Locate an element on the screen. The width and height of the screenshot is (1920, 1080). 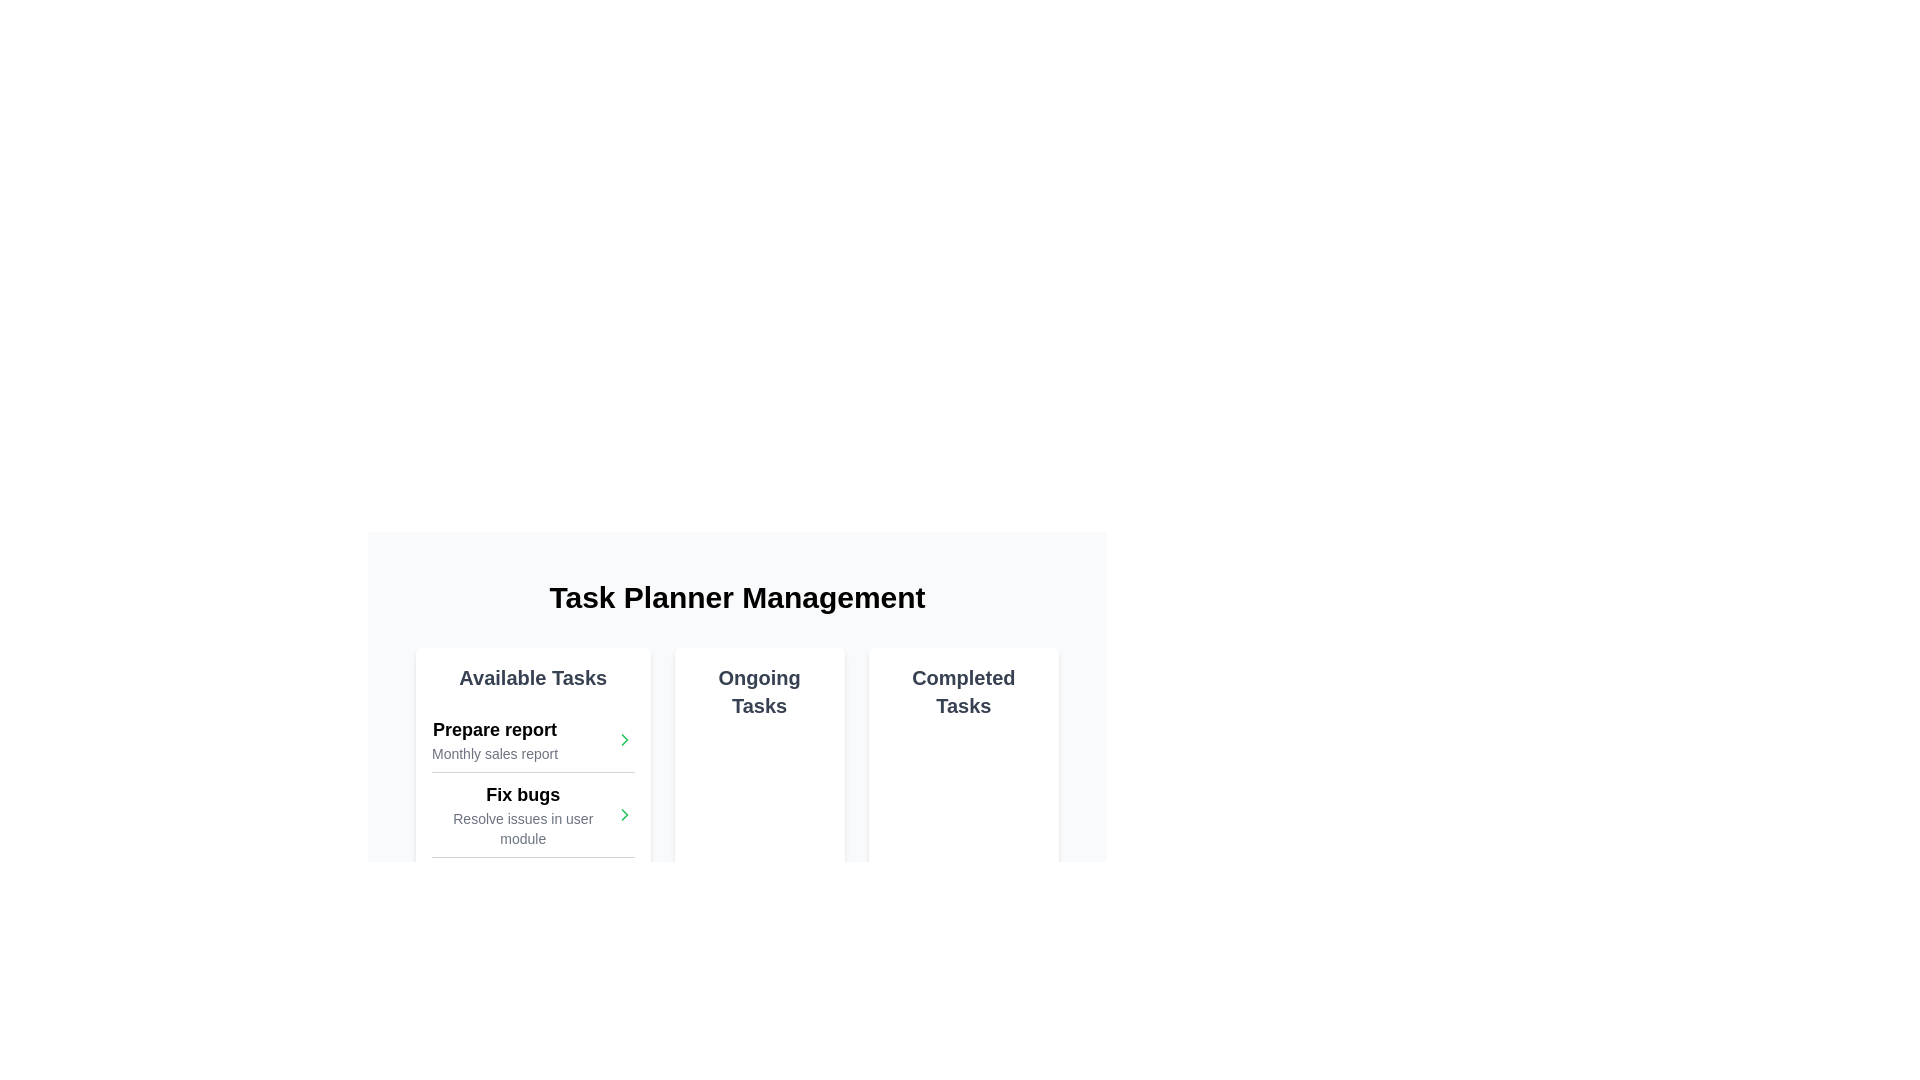
the second list item titled 'Fix bugs' in the task management interface is located at coordinates (533, 814).